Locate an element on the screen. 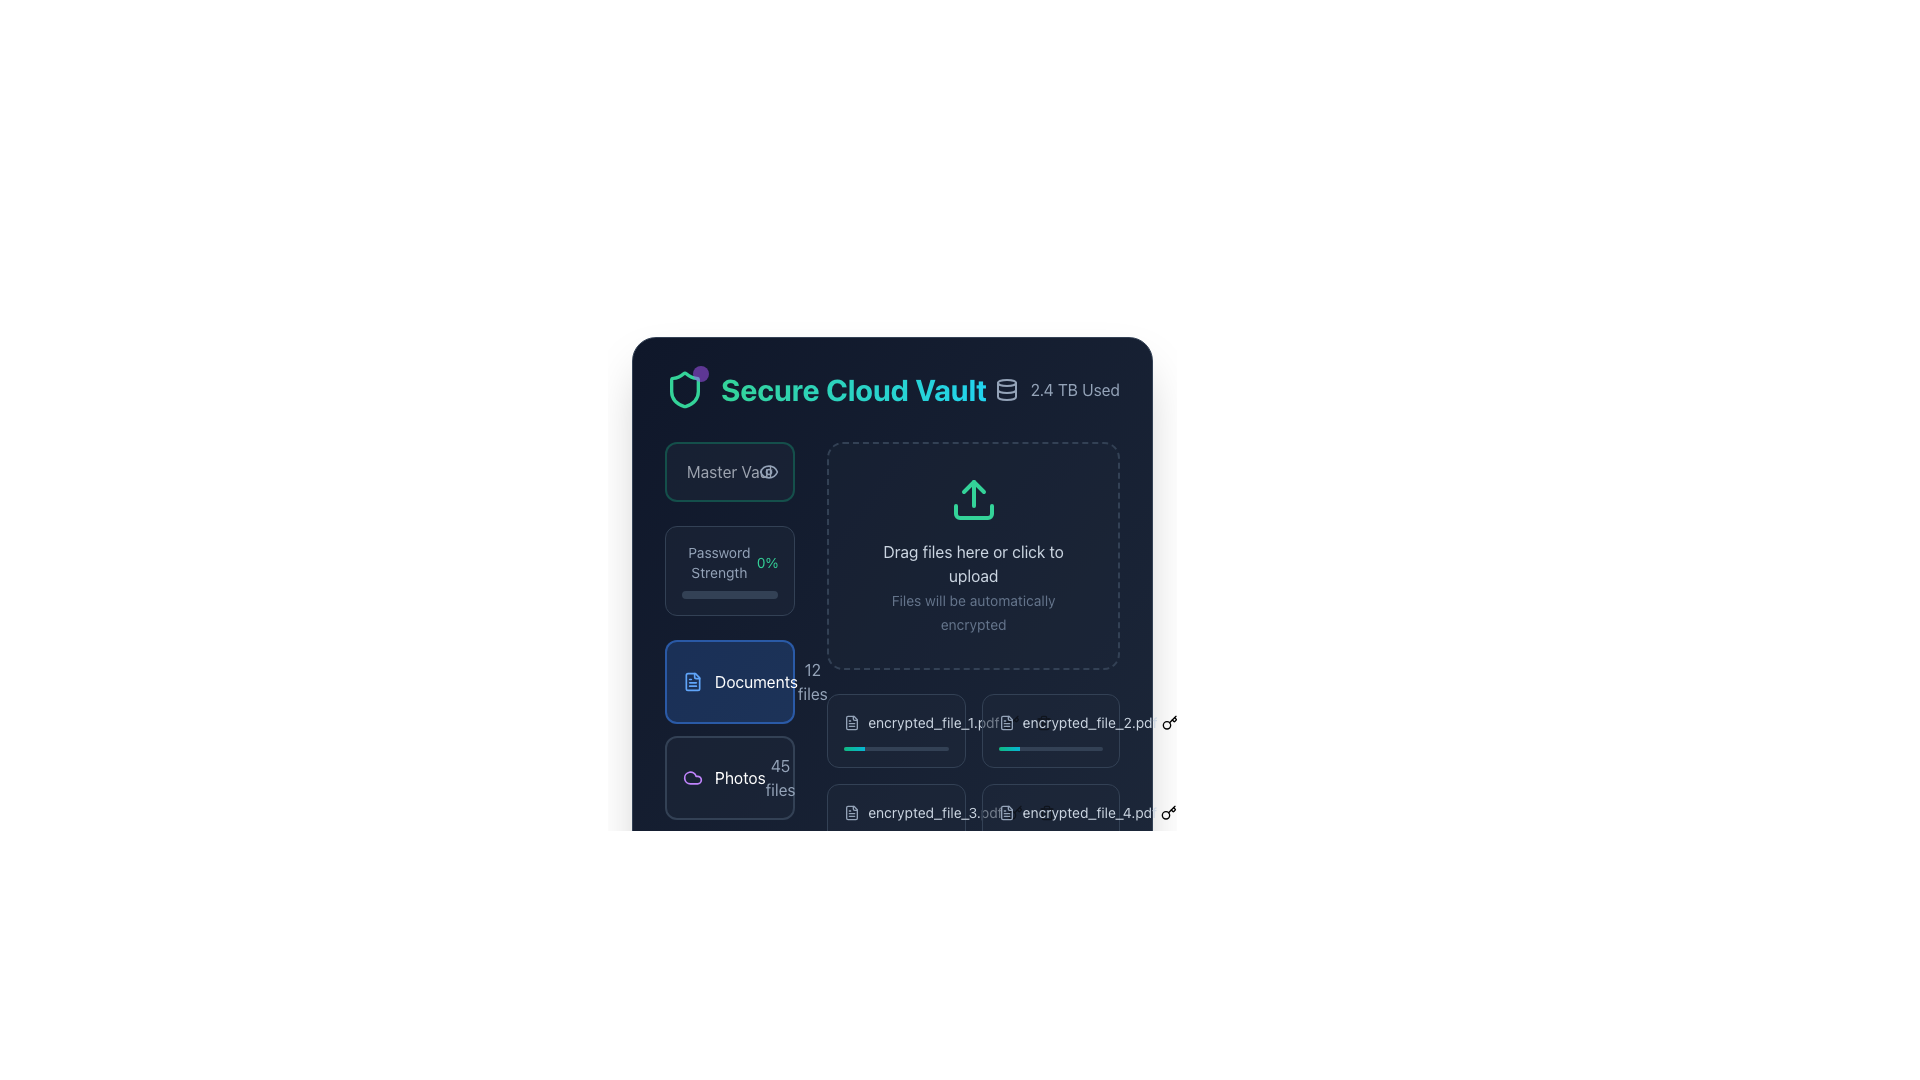 This screenshot has height=1080, width=1920. the 'Documents' text label, which is displayed in white text and is located beneath the 'Master Vault' and 'Password Strength' sections, within a blue shaded area that includes a file icon is located at coordinates (755, 681).